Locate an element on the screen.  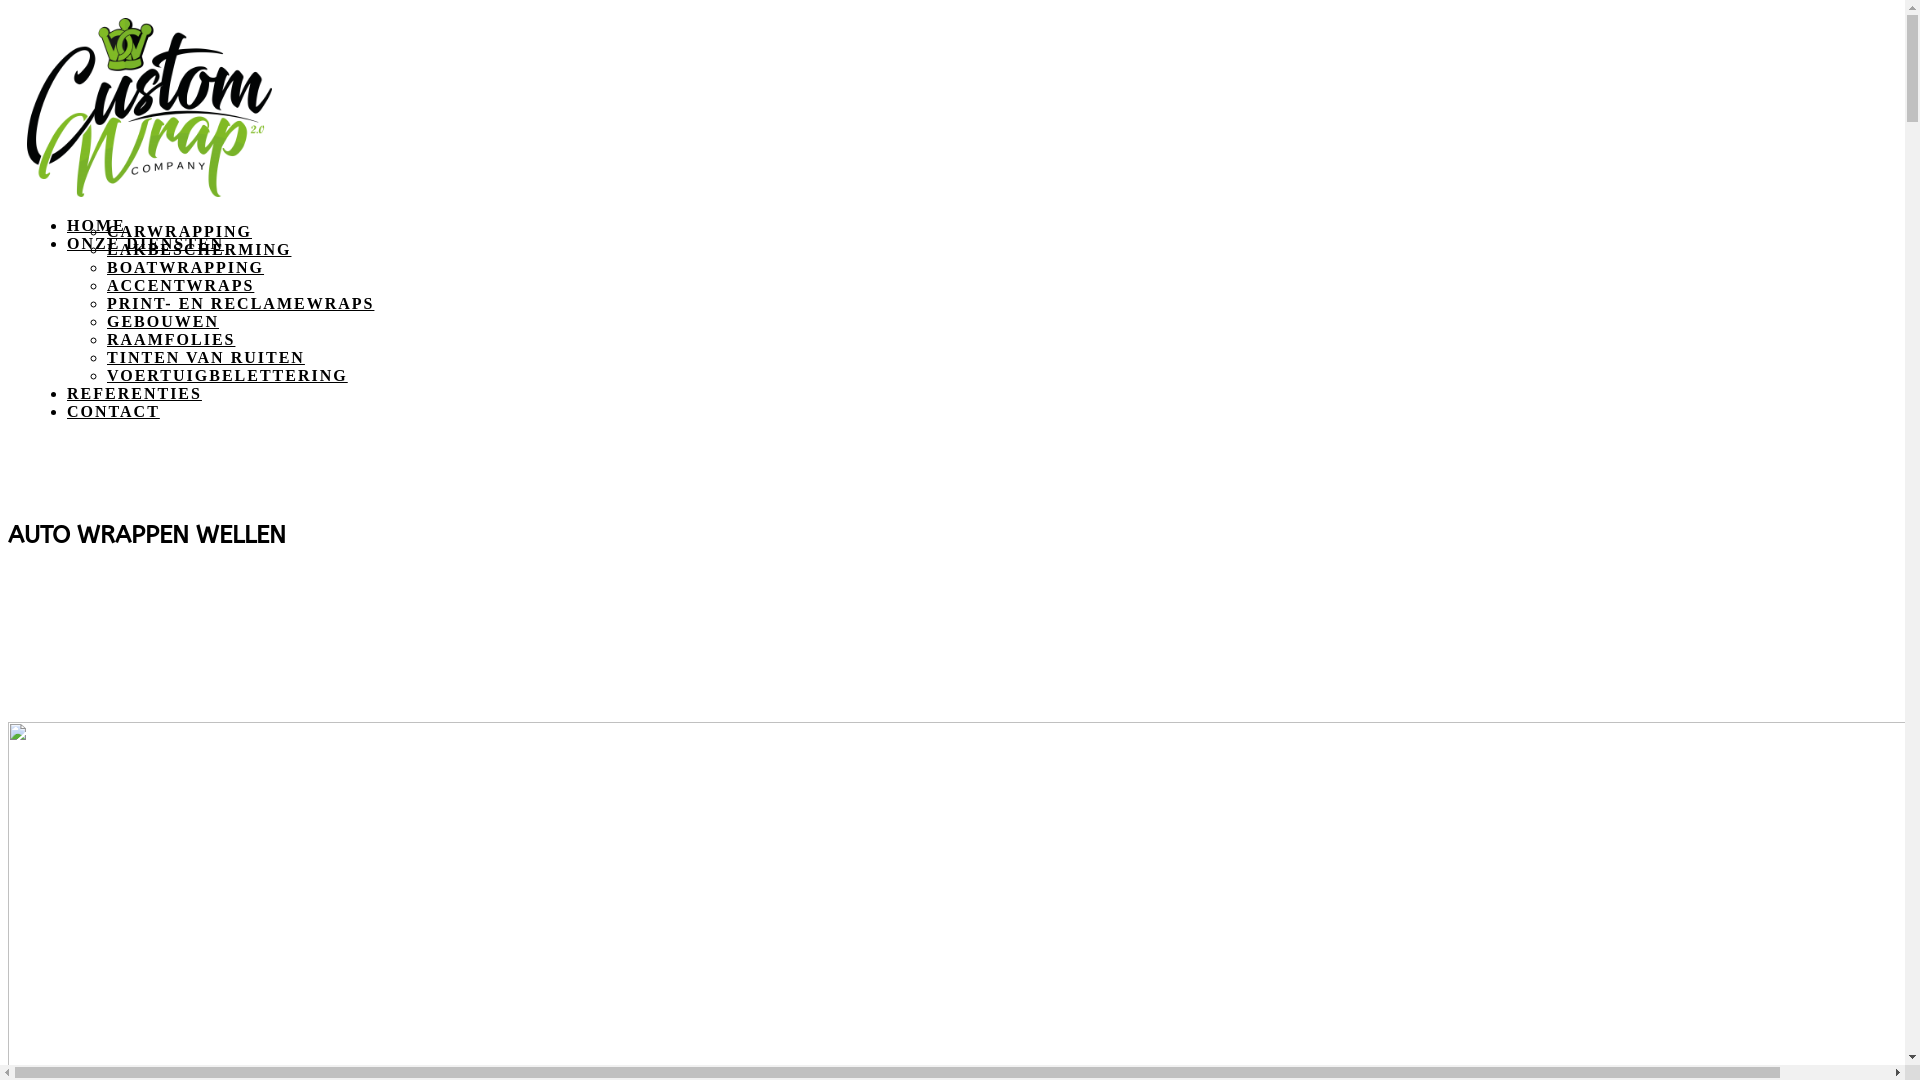
'CARWRAPPING' is located at coordinates (179, 230).